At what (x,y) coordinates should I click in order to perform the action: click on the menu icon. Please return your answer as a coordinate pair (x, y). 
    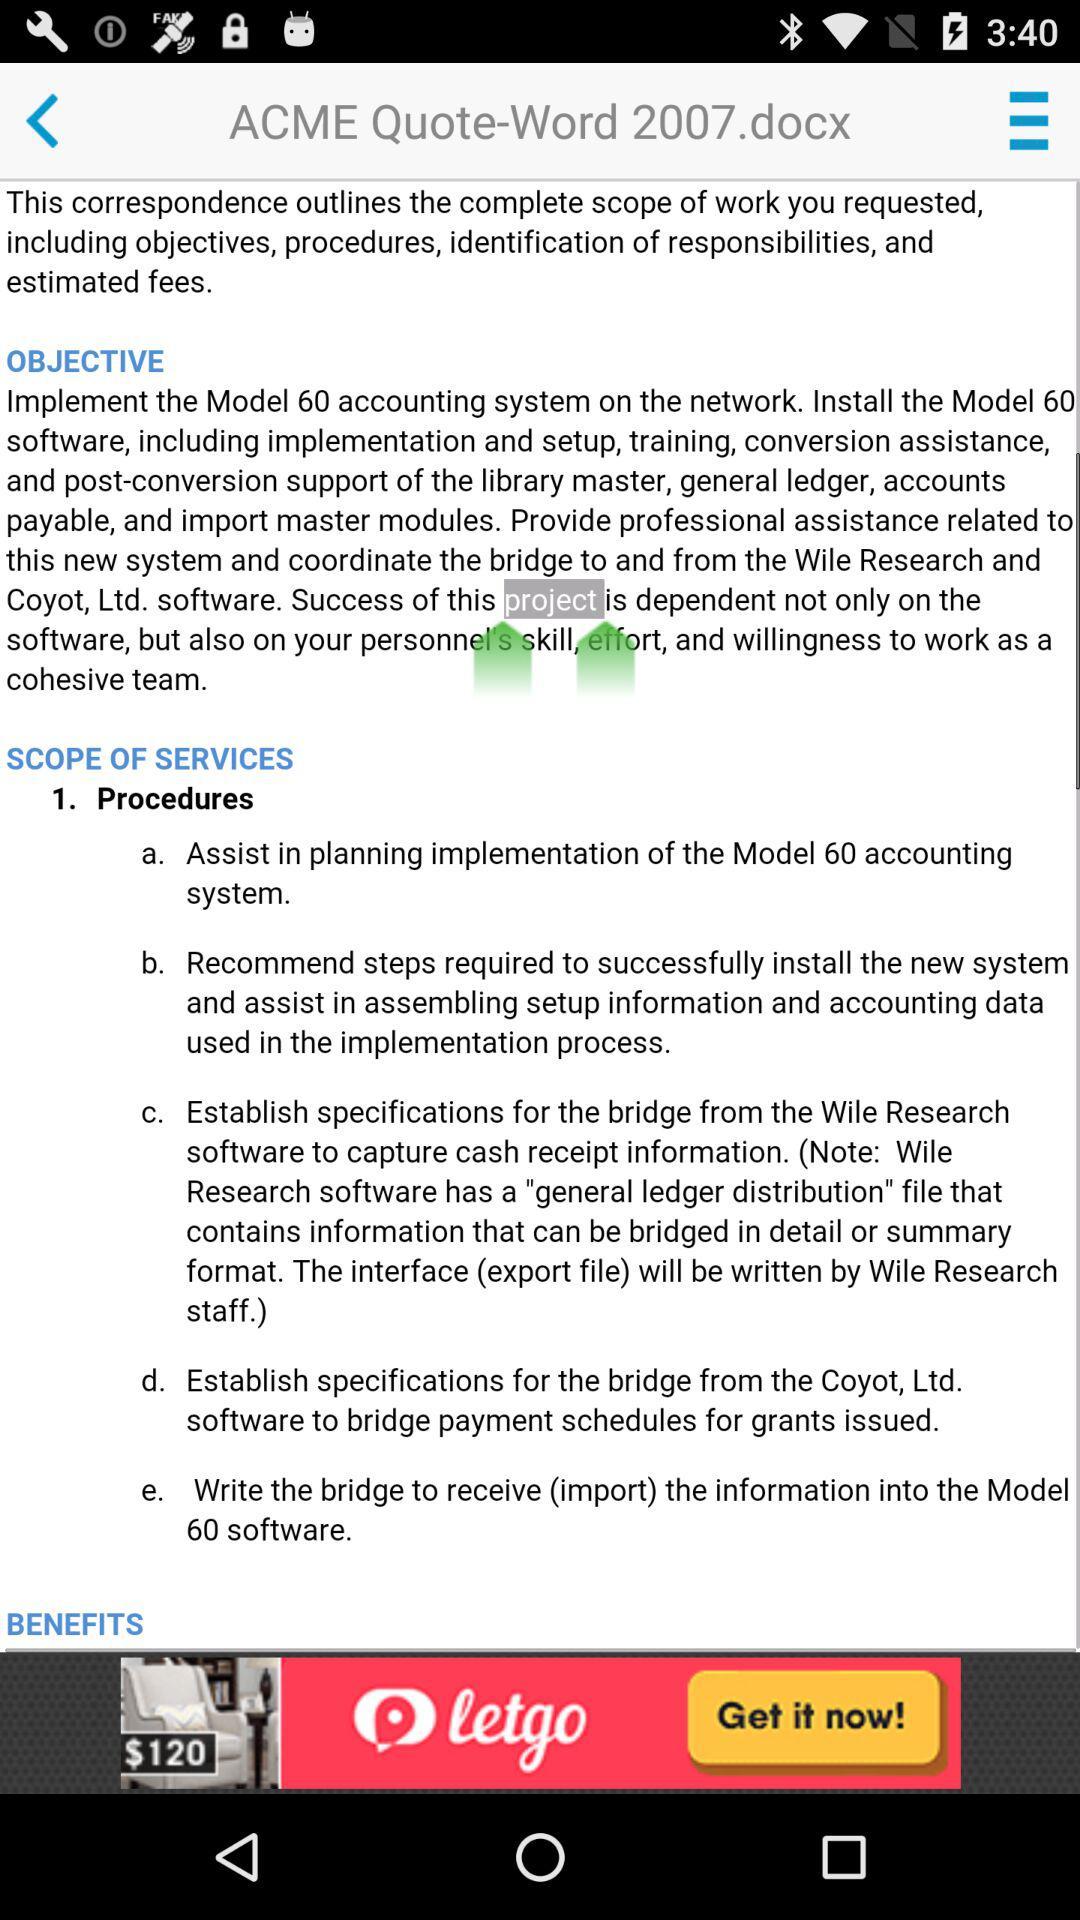
    Looking at the image, I should click on (1028, 128).